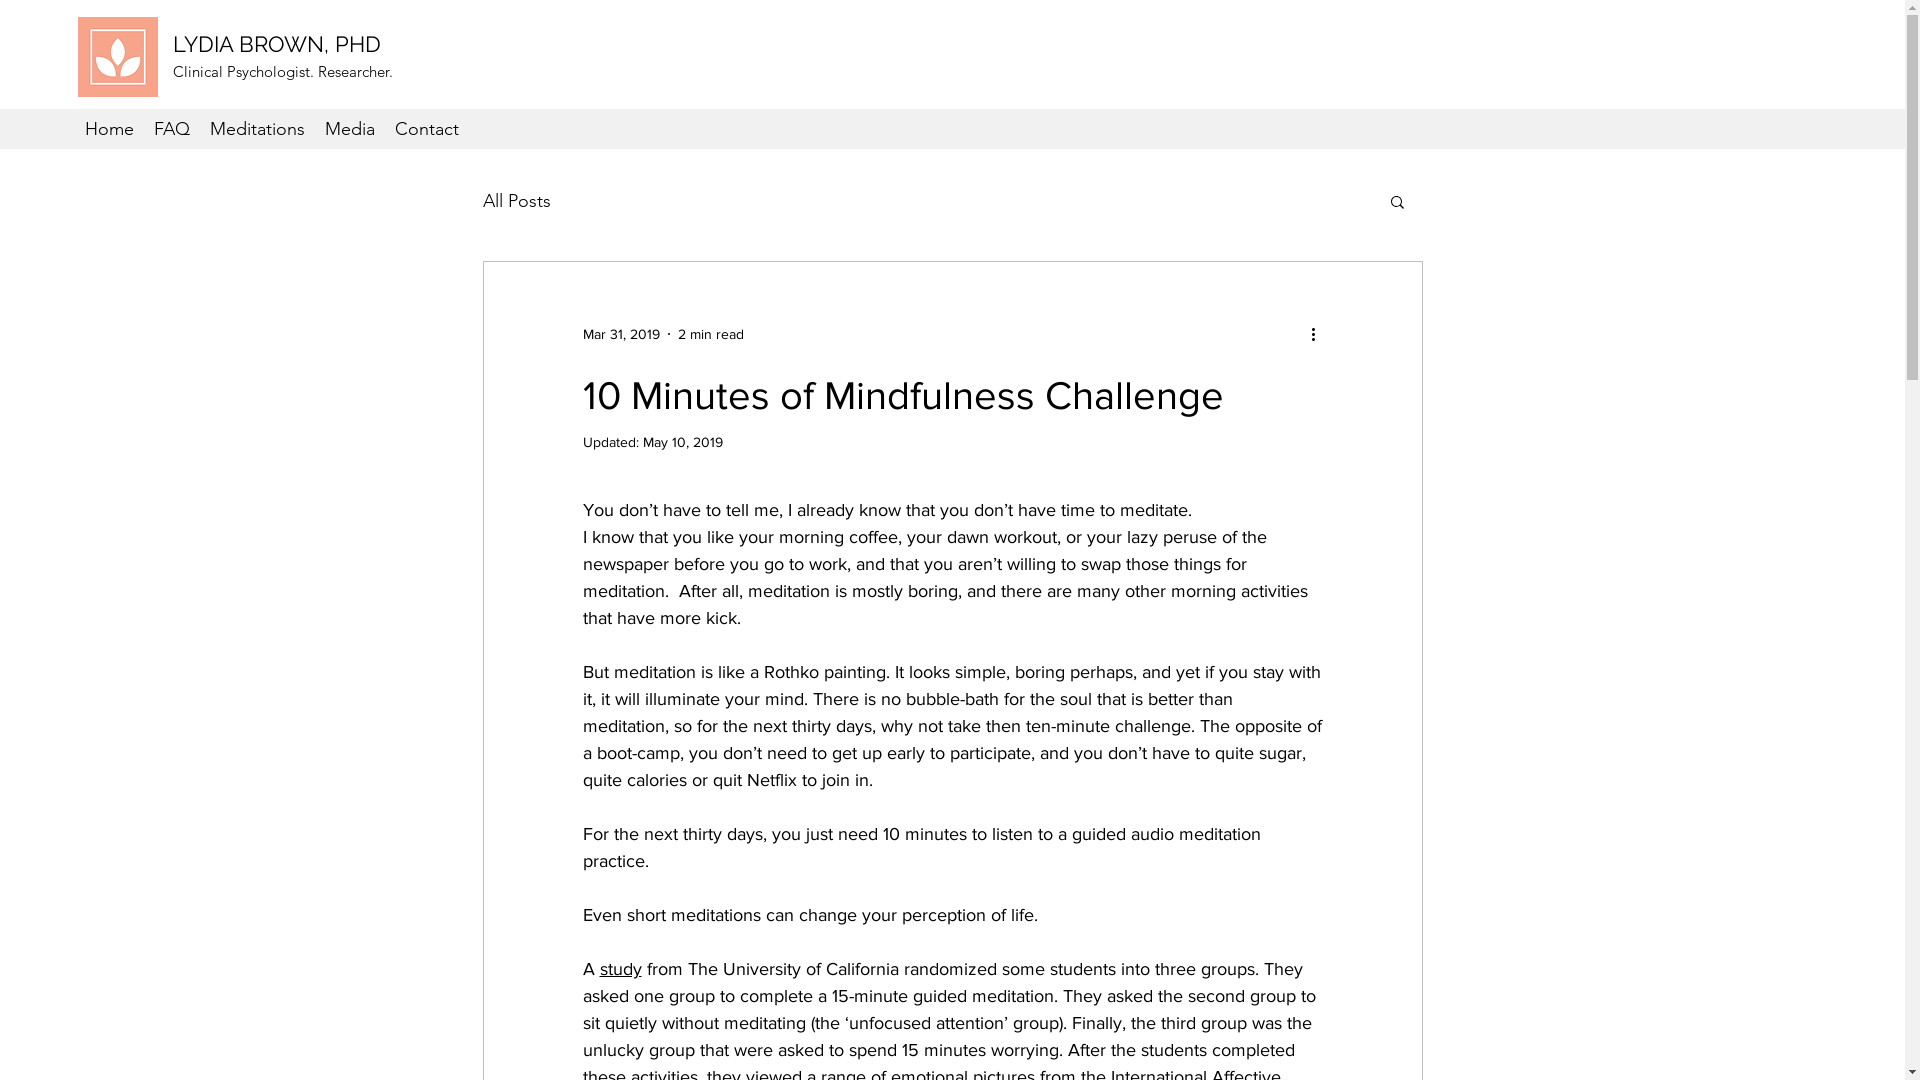 The width and height of the screenshot is (1920, 1080). Describe the element at coordinates (172, 128) in the screenshot. I see `'FAQ'` at that location.